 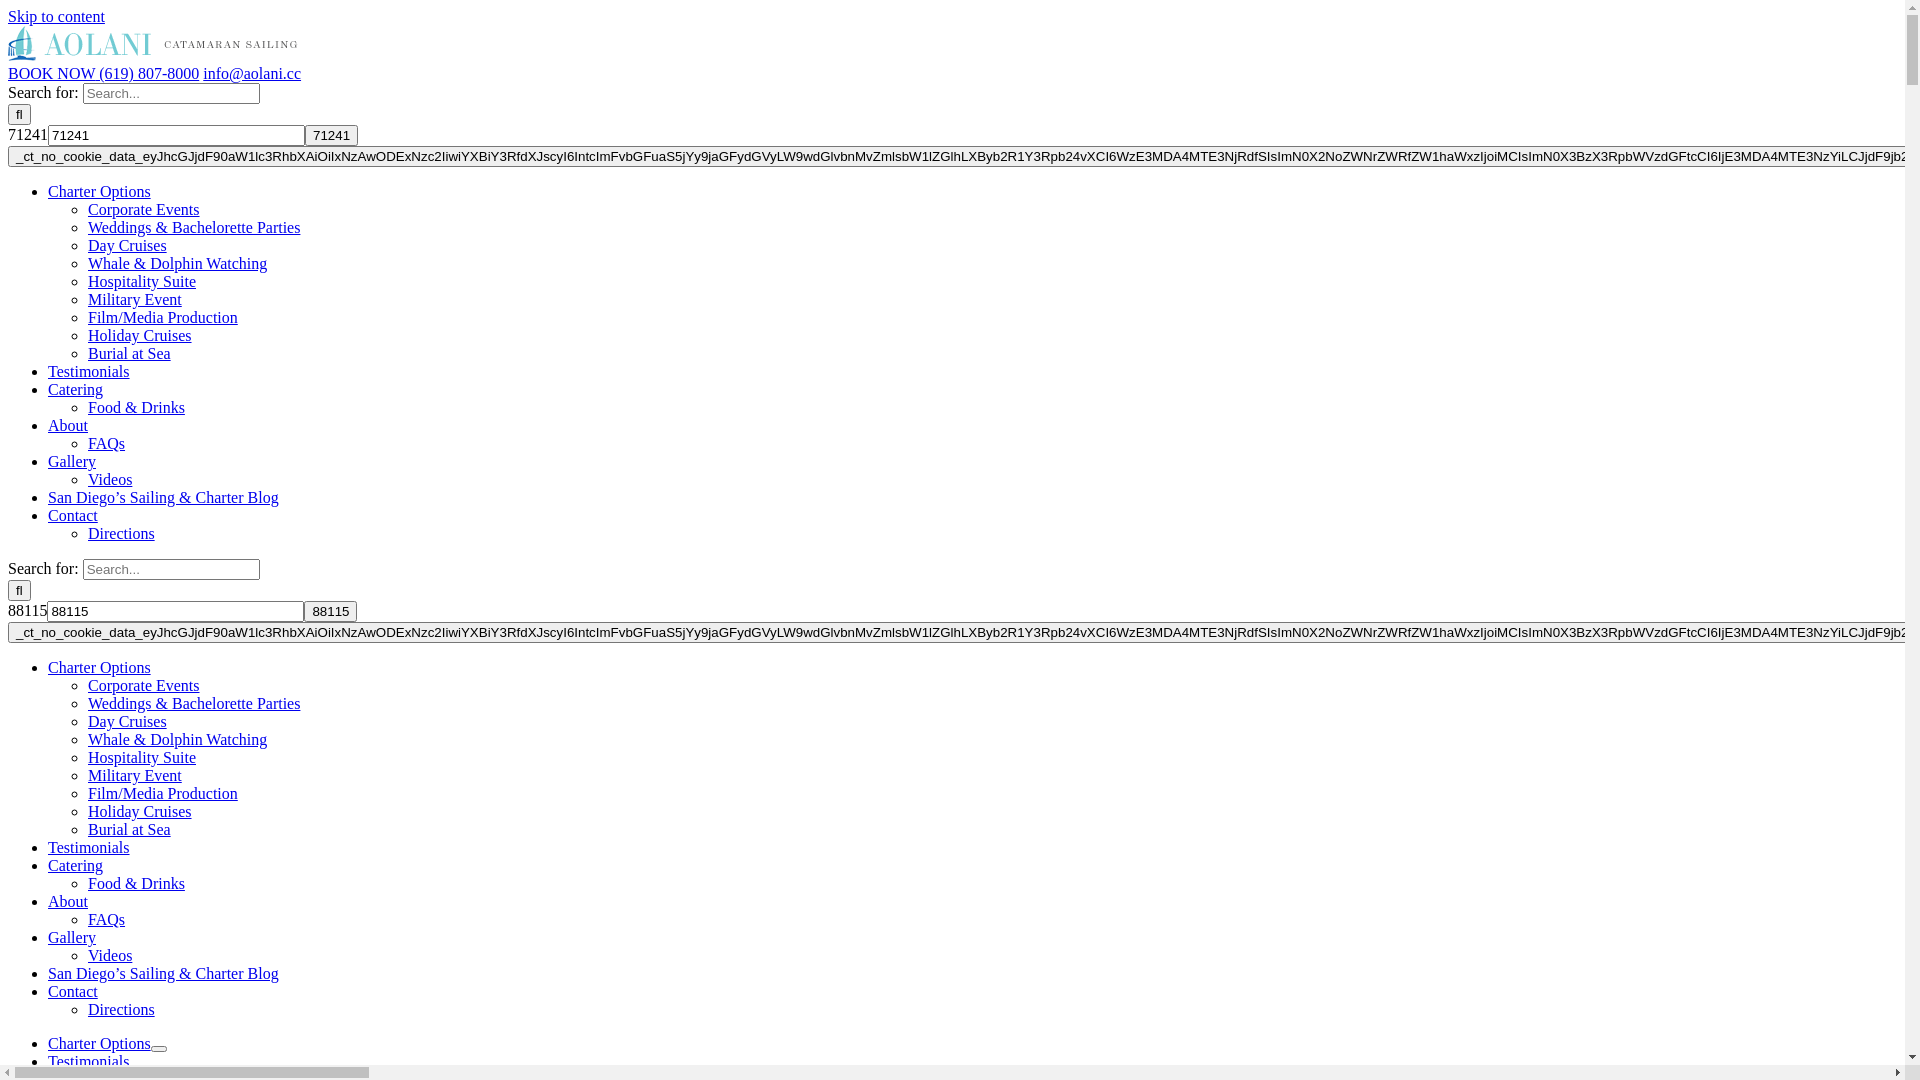 What do you see at coordinates (126, 721) in the screenshot?
I see `'Day Cruises'` at bounding box center [126, 721].